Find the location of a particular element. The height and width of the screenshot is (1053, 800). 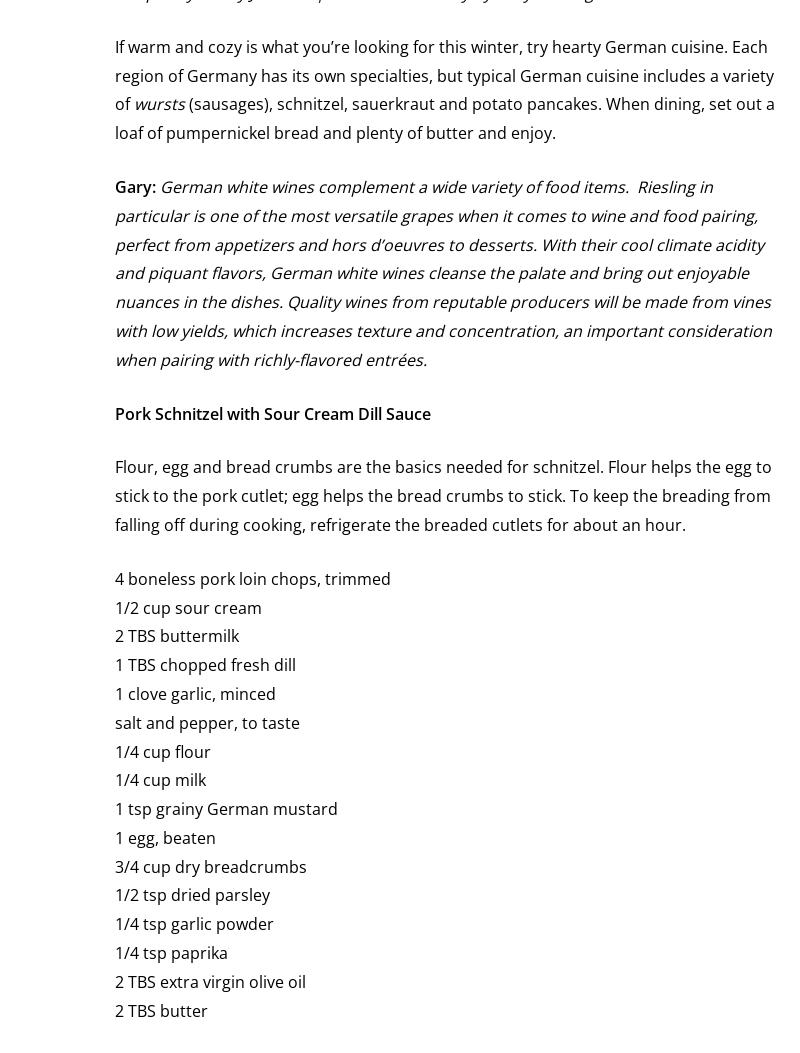

'3/4 cup dry breadcrumbs' is located at coordinates (210, 865).